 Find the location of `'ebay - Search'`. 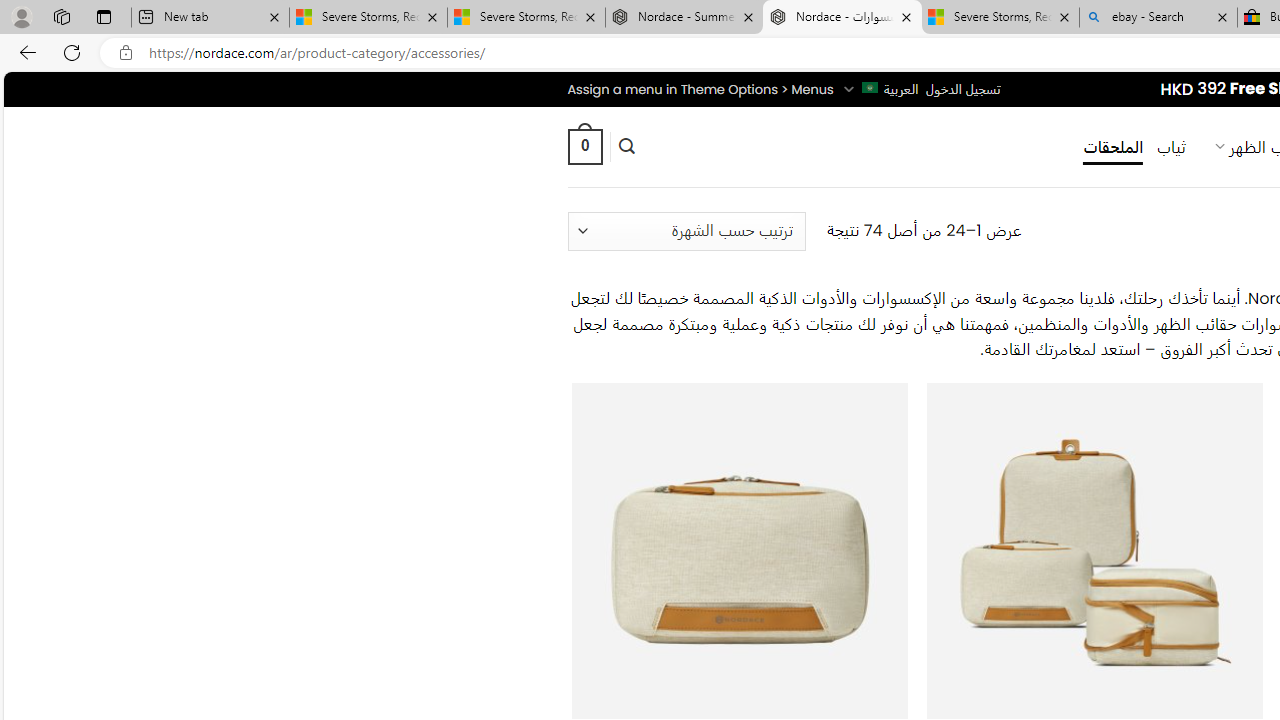

'ebay - Search' is located at coordinates (1158, 17).